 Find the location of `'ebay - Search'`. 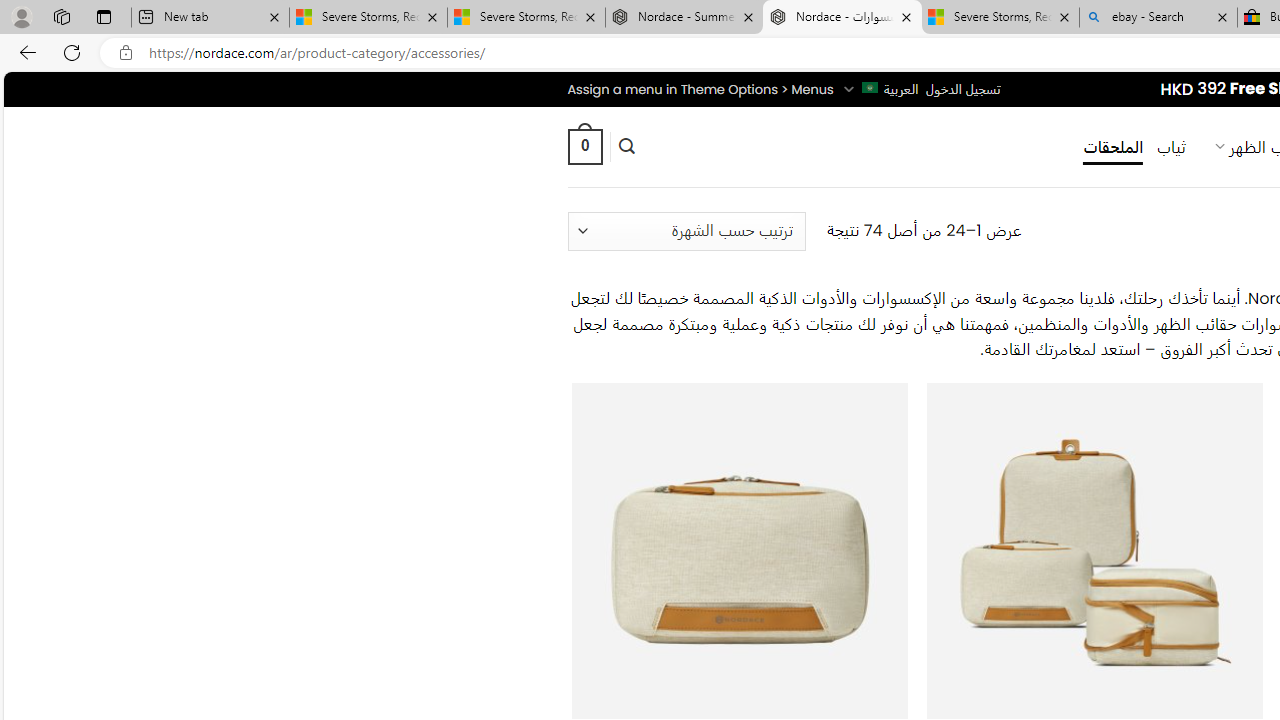

'ebay - Search' is located at coordinates (1158, 17).